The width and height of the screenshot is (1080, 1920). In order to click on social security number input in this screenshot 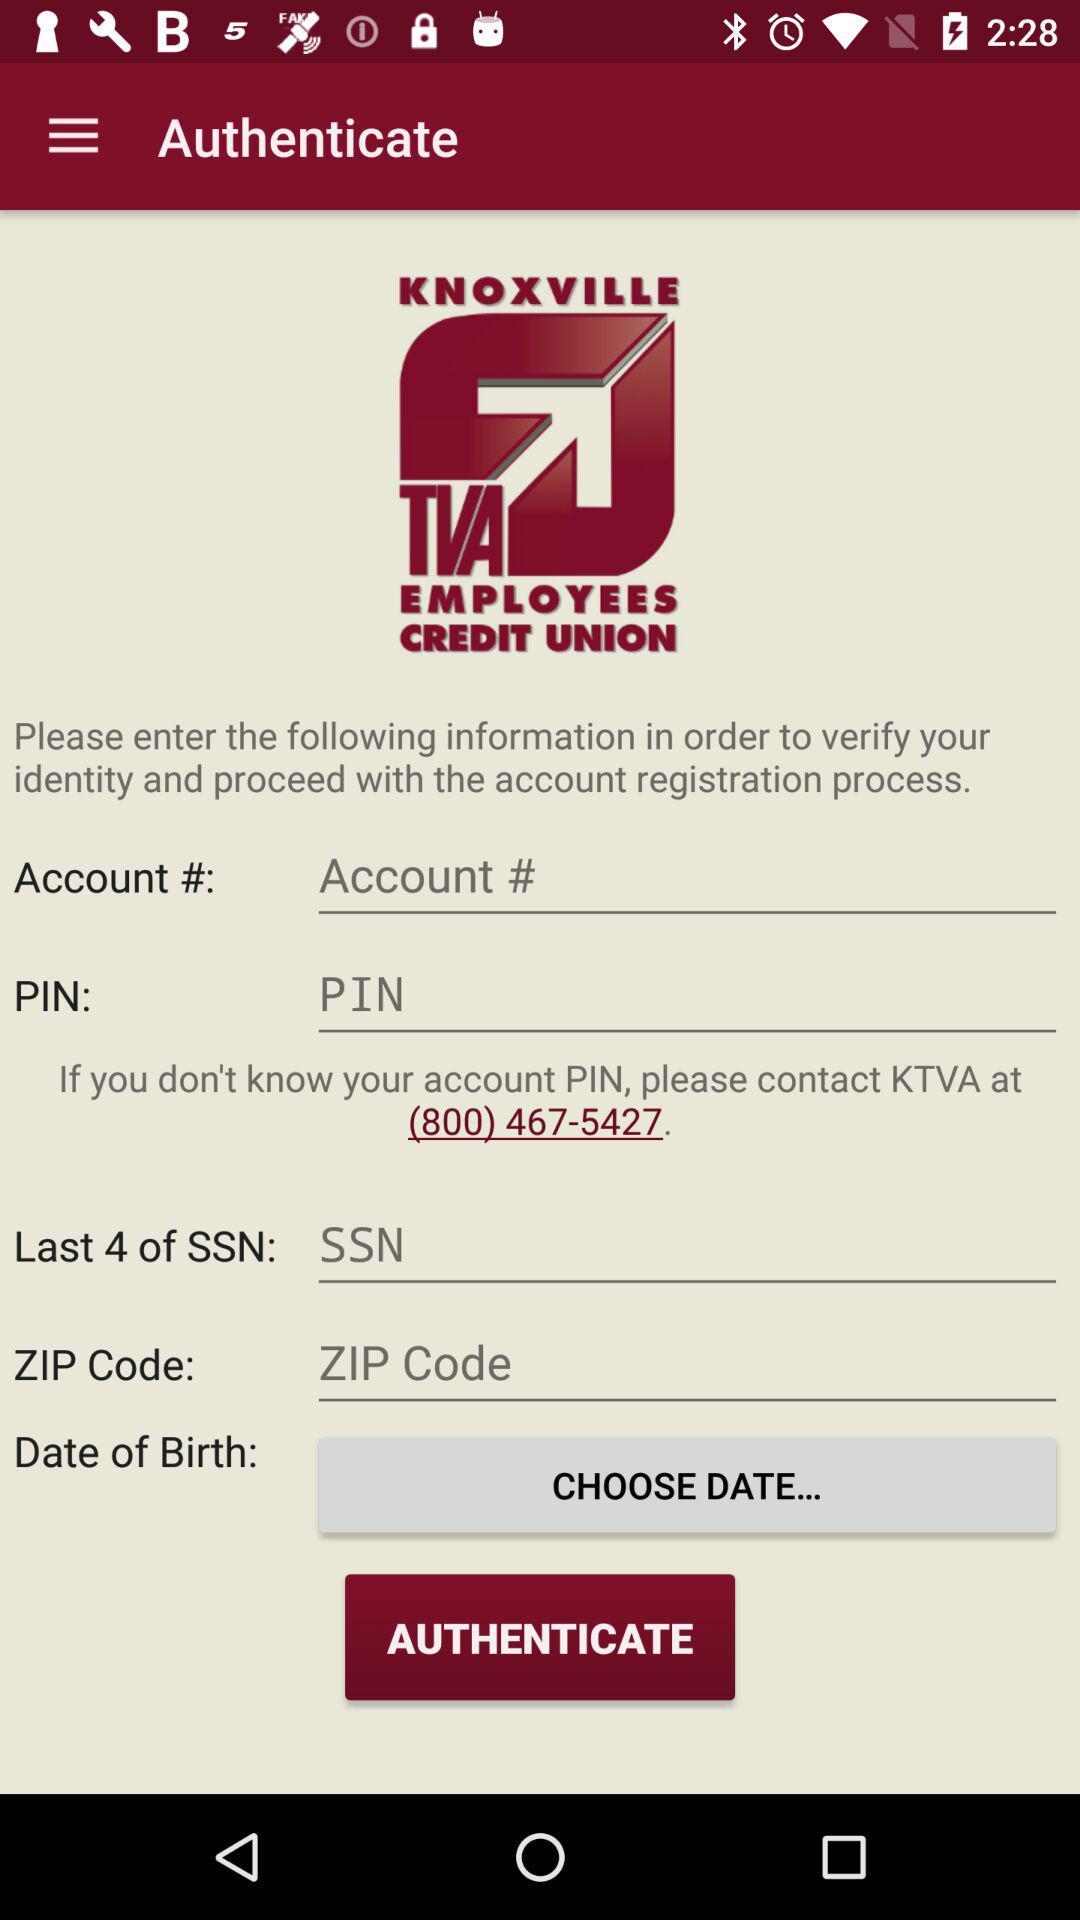, I will do `click(686, 1243)`.